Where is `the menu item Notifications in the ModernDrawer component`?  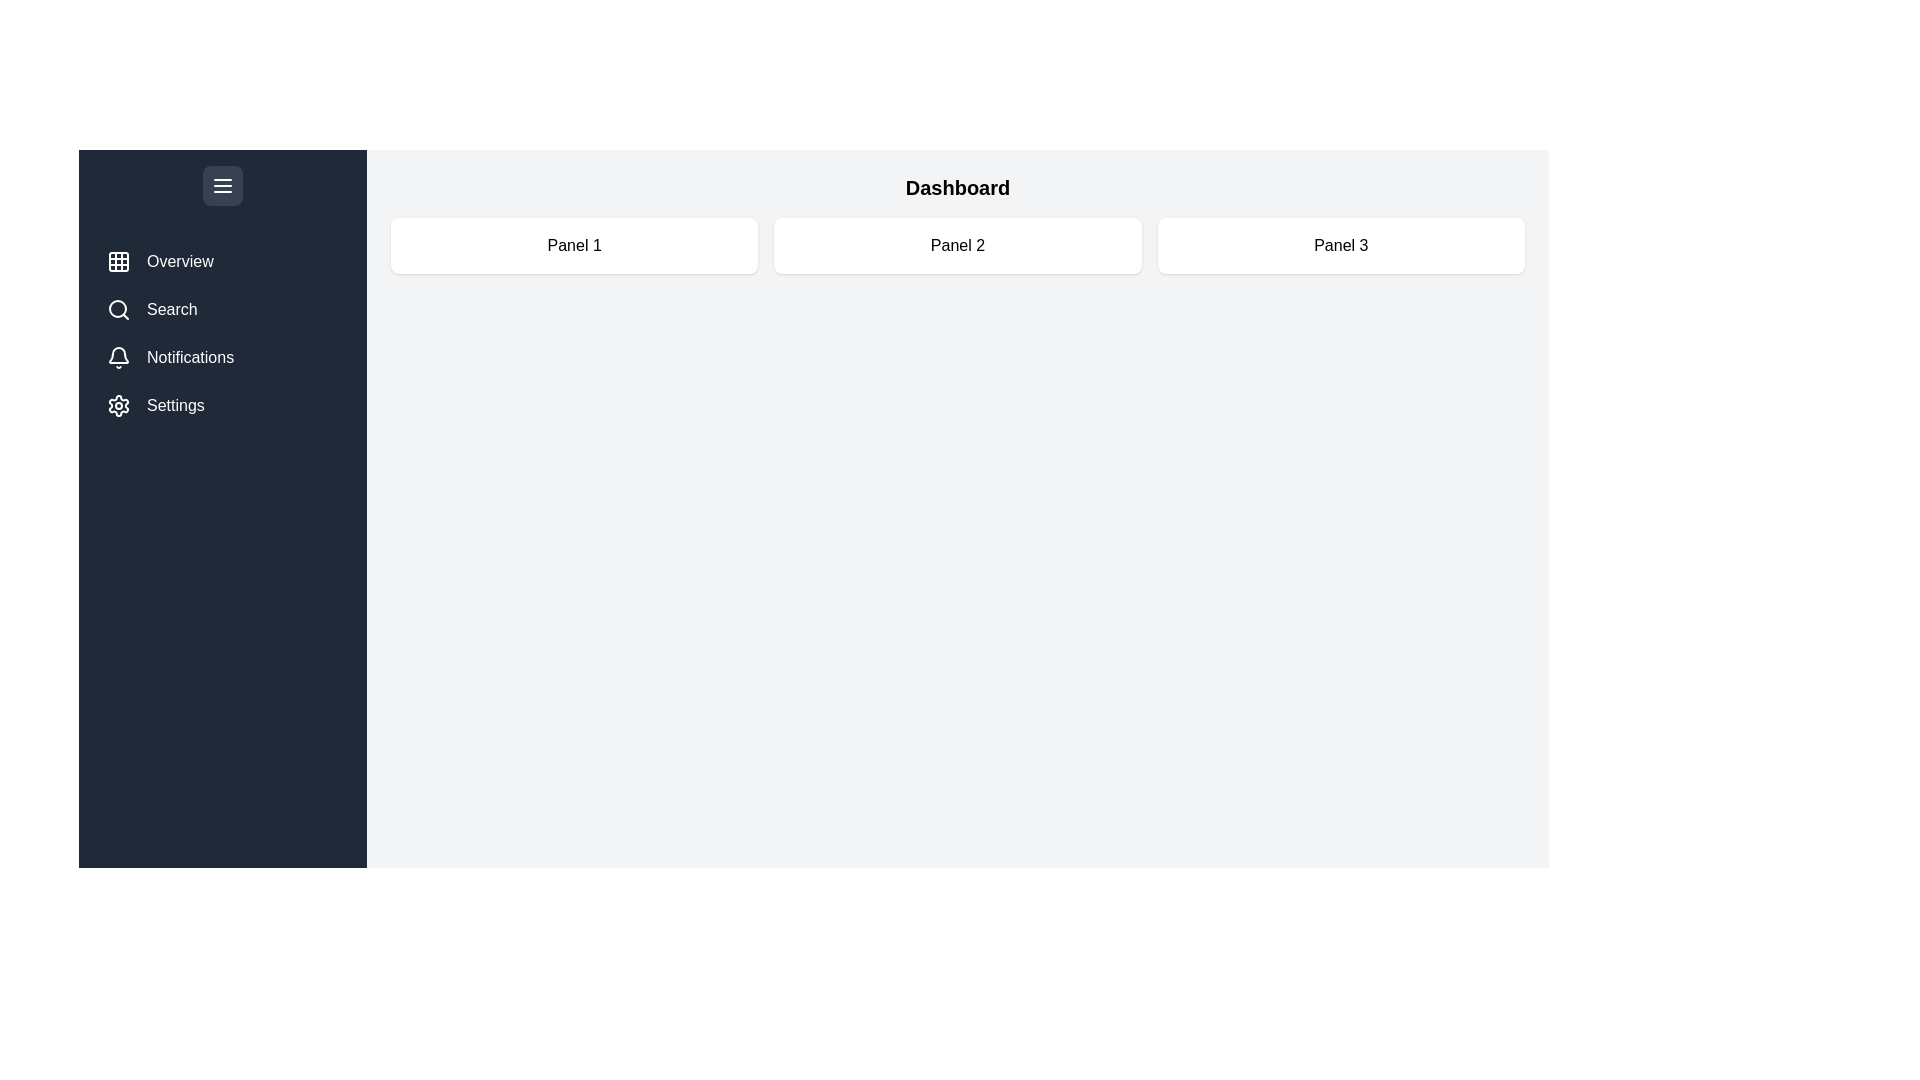 the menu item Notifications in the ModernDrawer component is located at coordinates (222, 357).